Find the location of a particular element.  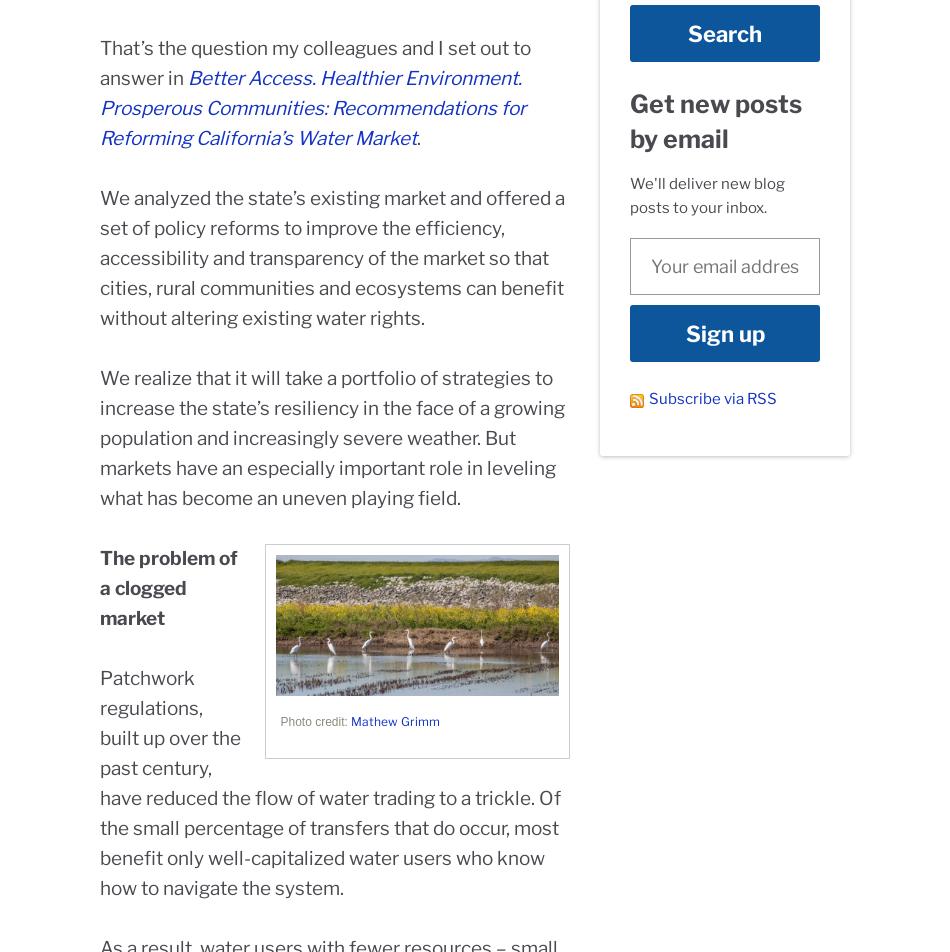

'Careers' is located at coordinates (350, 757).